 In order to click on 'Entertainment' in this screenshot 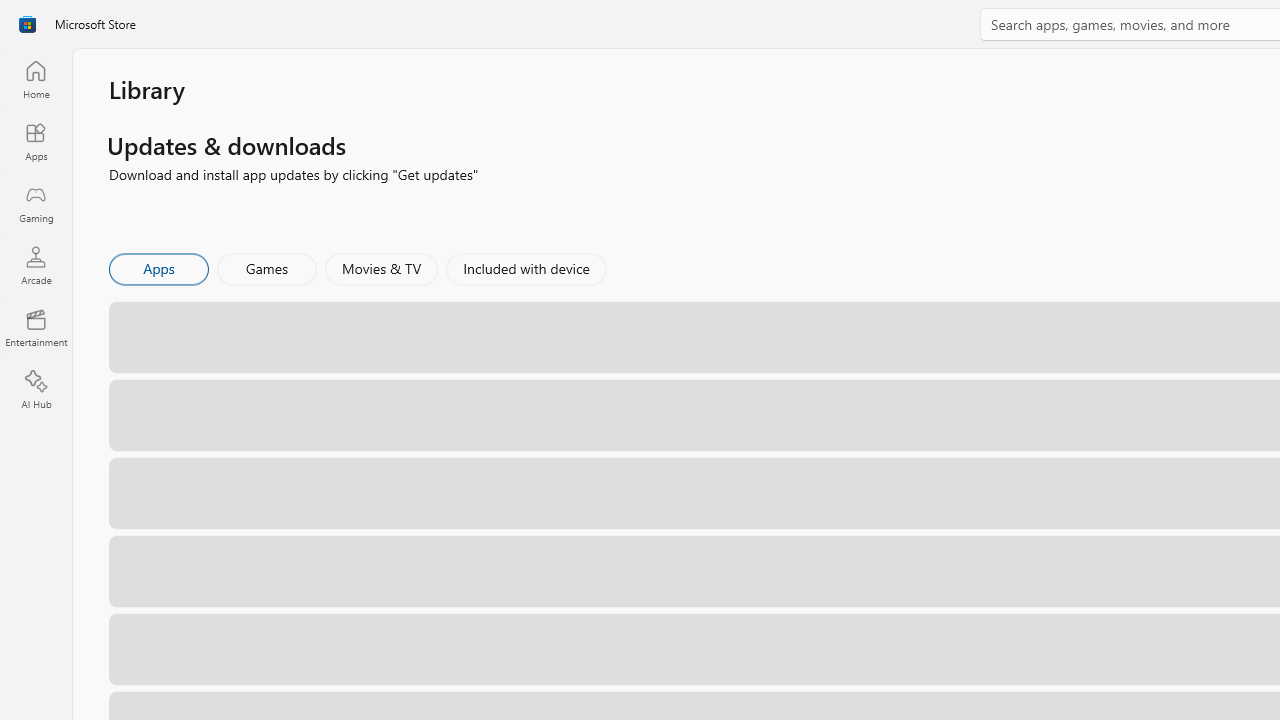, I will do `click(35, 326)`.